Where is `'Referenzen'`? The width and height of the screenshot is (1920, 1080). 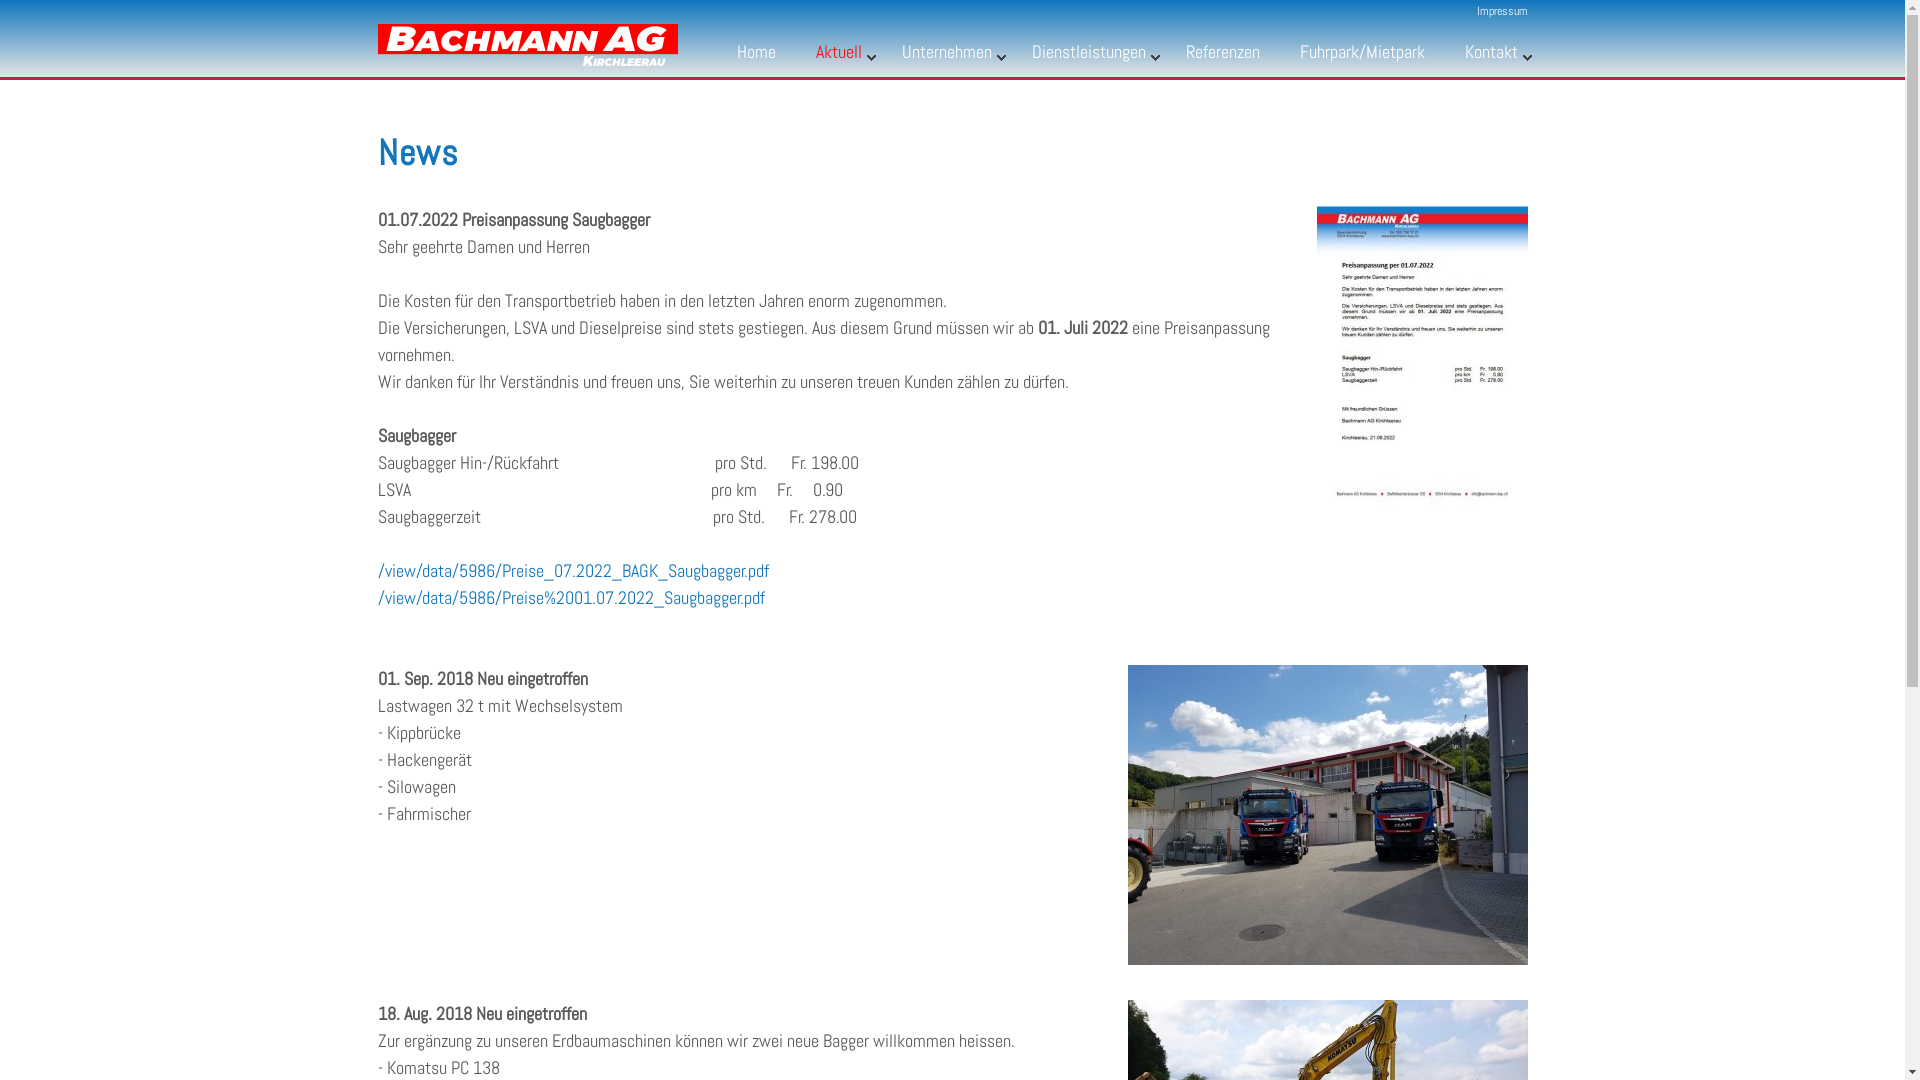
'Referenzen' is located at coordinates (1222, 56).